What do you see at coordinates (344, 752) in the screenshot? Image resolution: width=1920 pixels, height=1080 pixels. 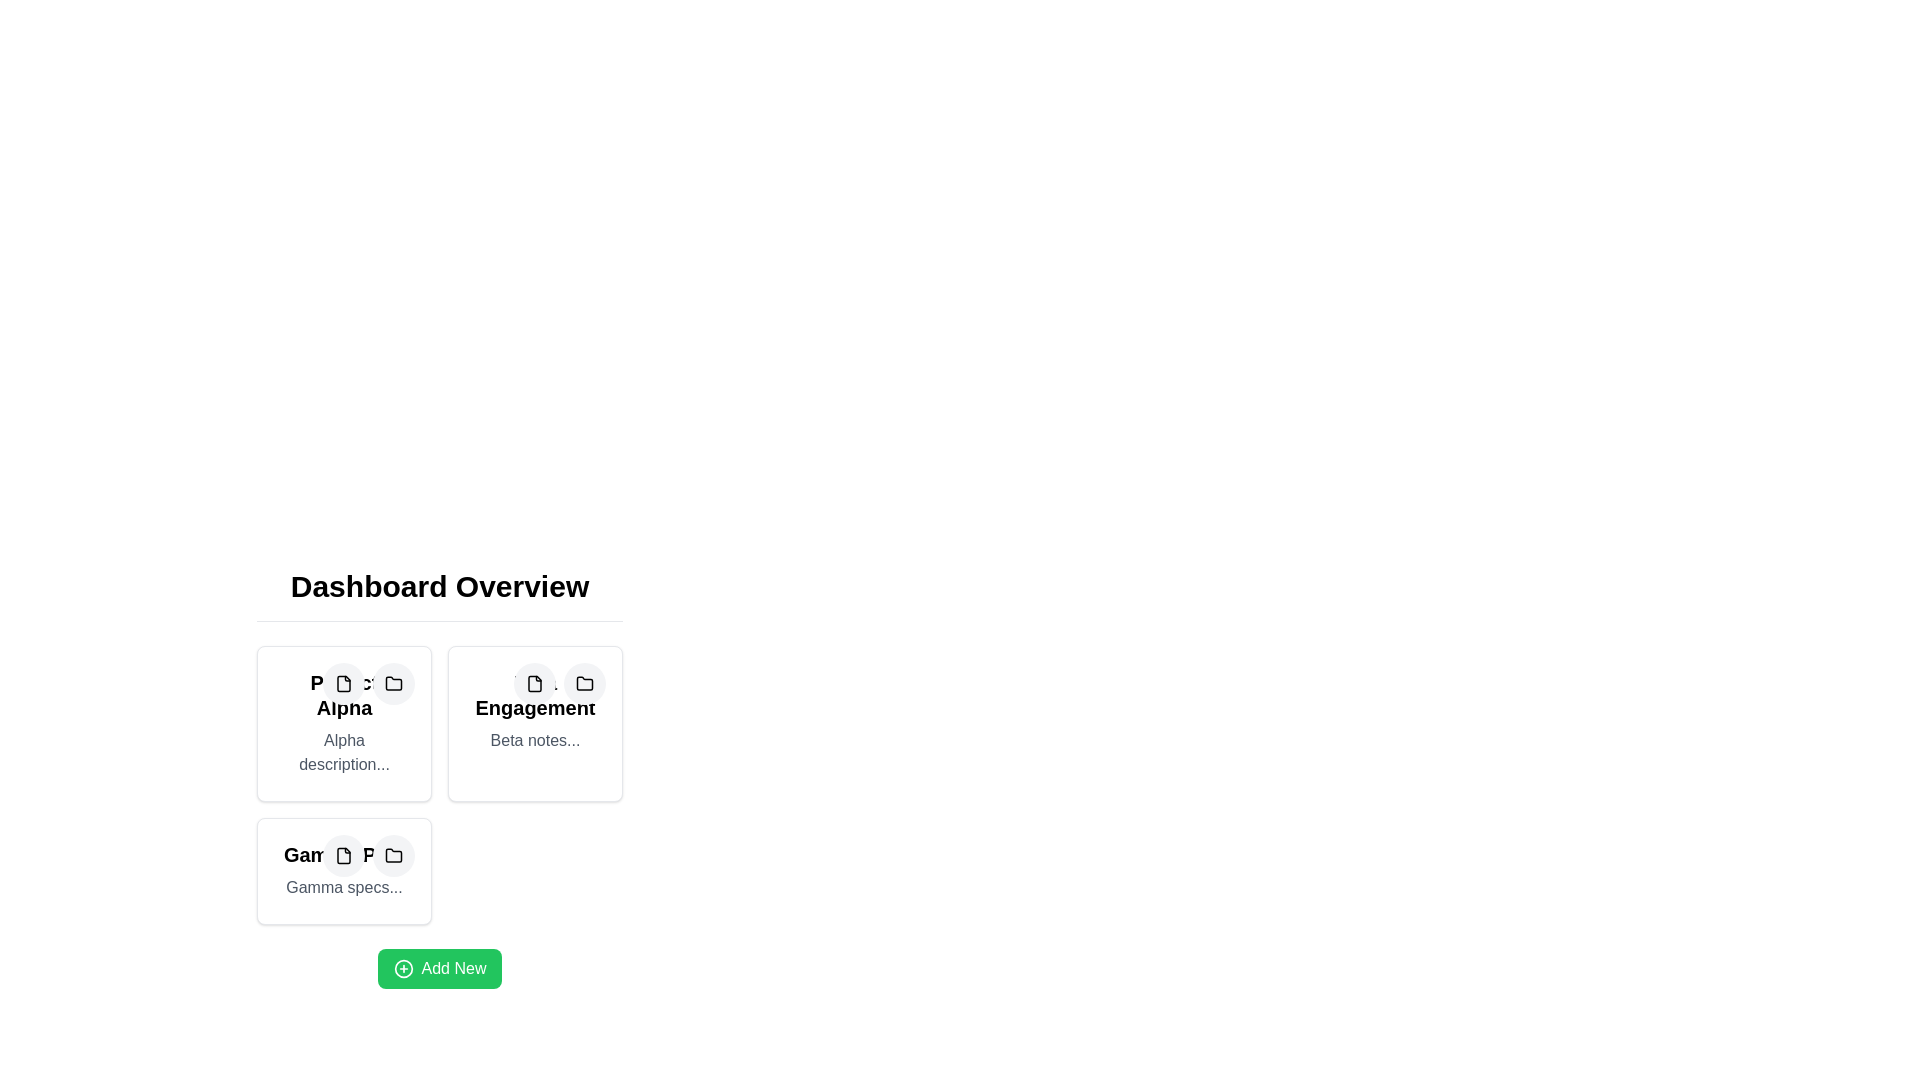 I see `the descriptive text label located below the title 'Project Alpha' in the leftmost column of the grid layout` at bounding box center [344, 752].